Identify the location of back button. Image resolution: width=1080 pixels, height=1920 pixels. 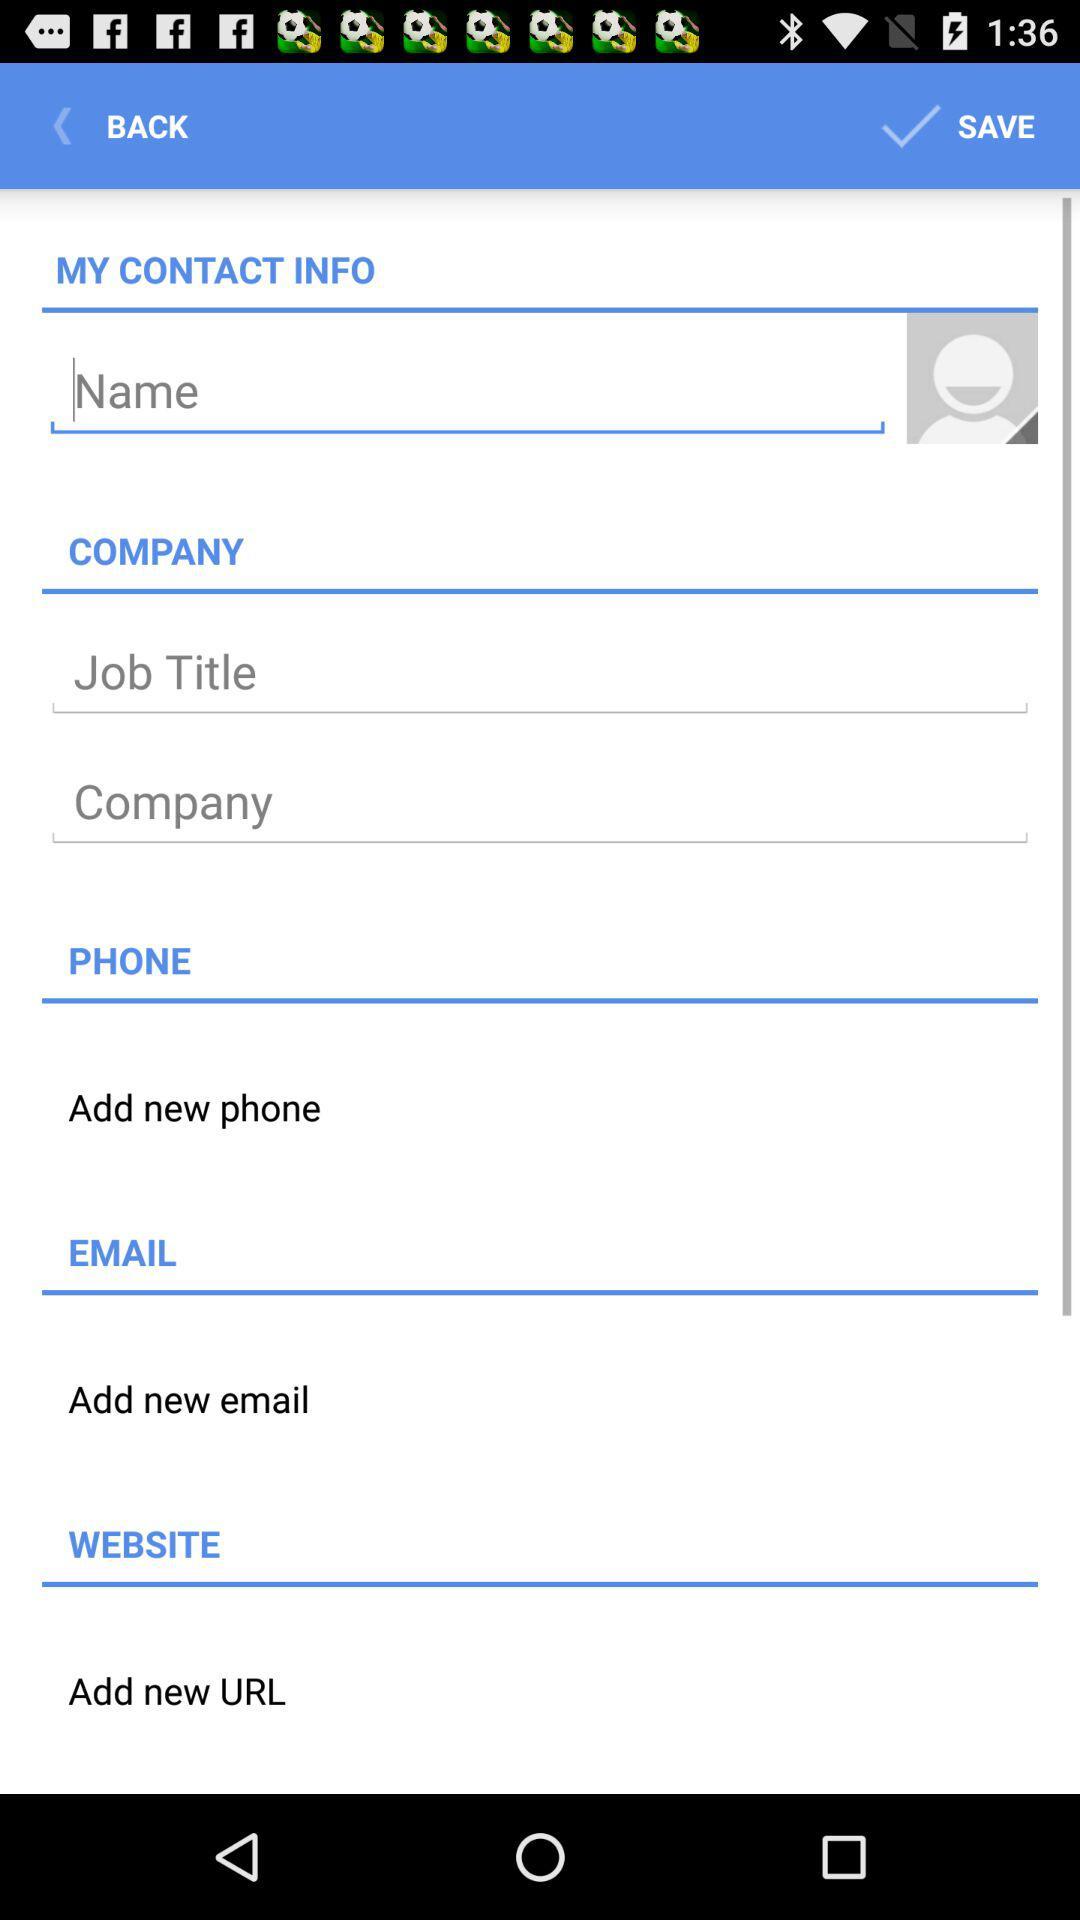
(126, 124).